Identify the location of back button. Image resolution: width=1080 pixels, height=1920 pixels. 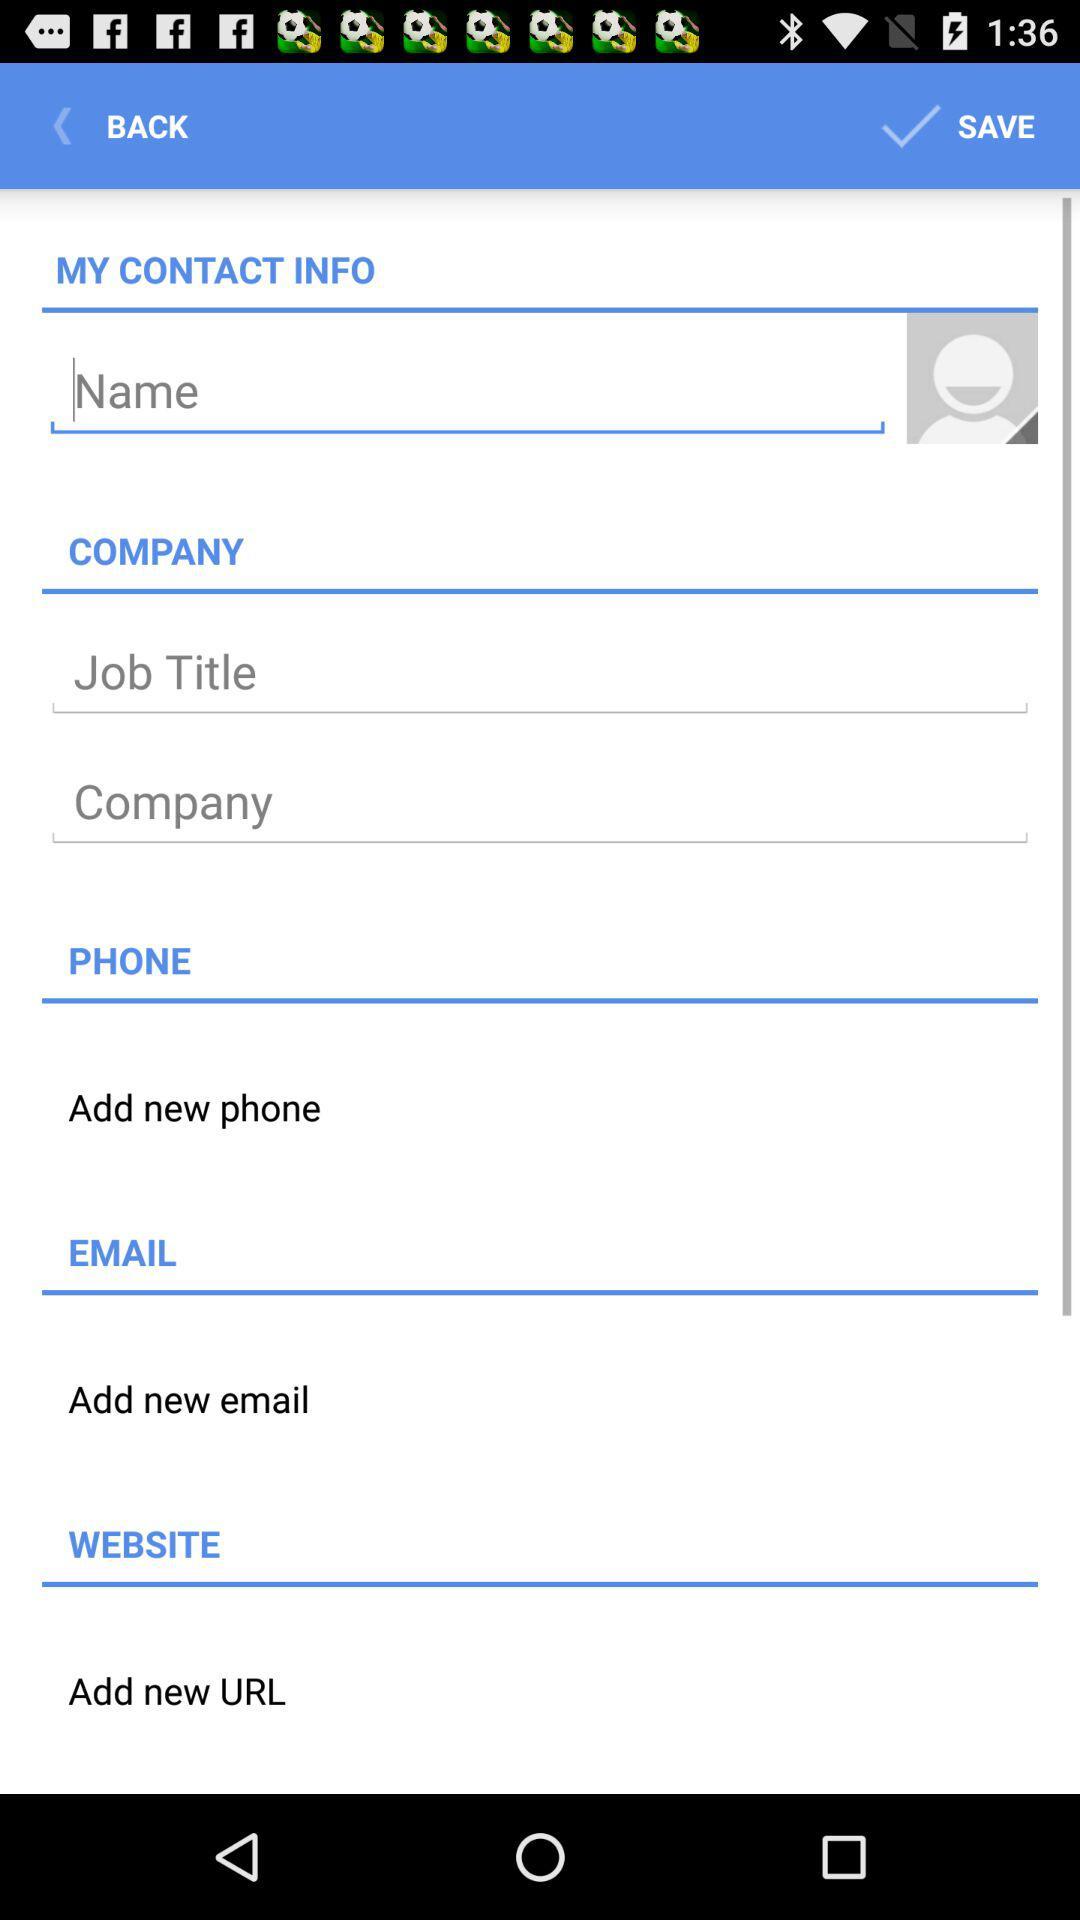
(126, 124).